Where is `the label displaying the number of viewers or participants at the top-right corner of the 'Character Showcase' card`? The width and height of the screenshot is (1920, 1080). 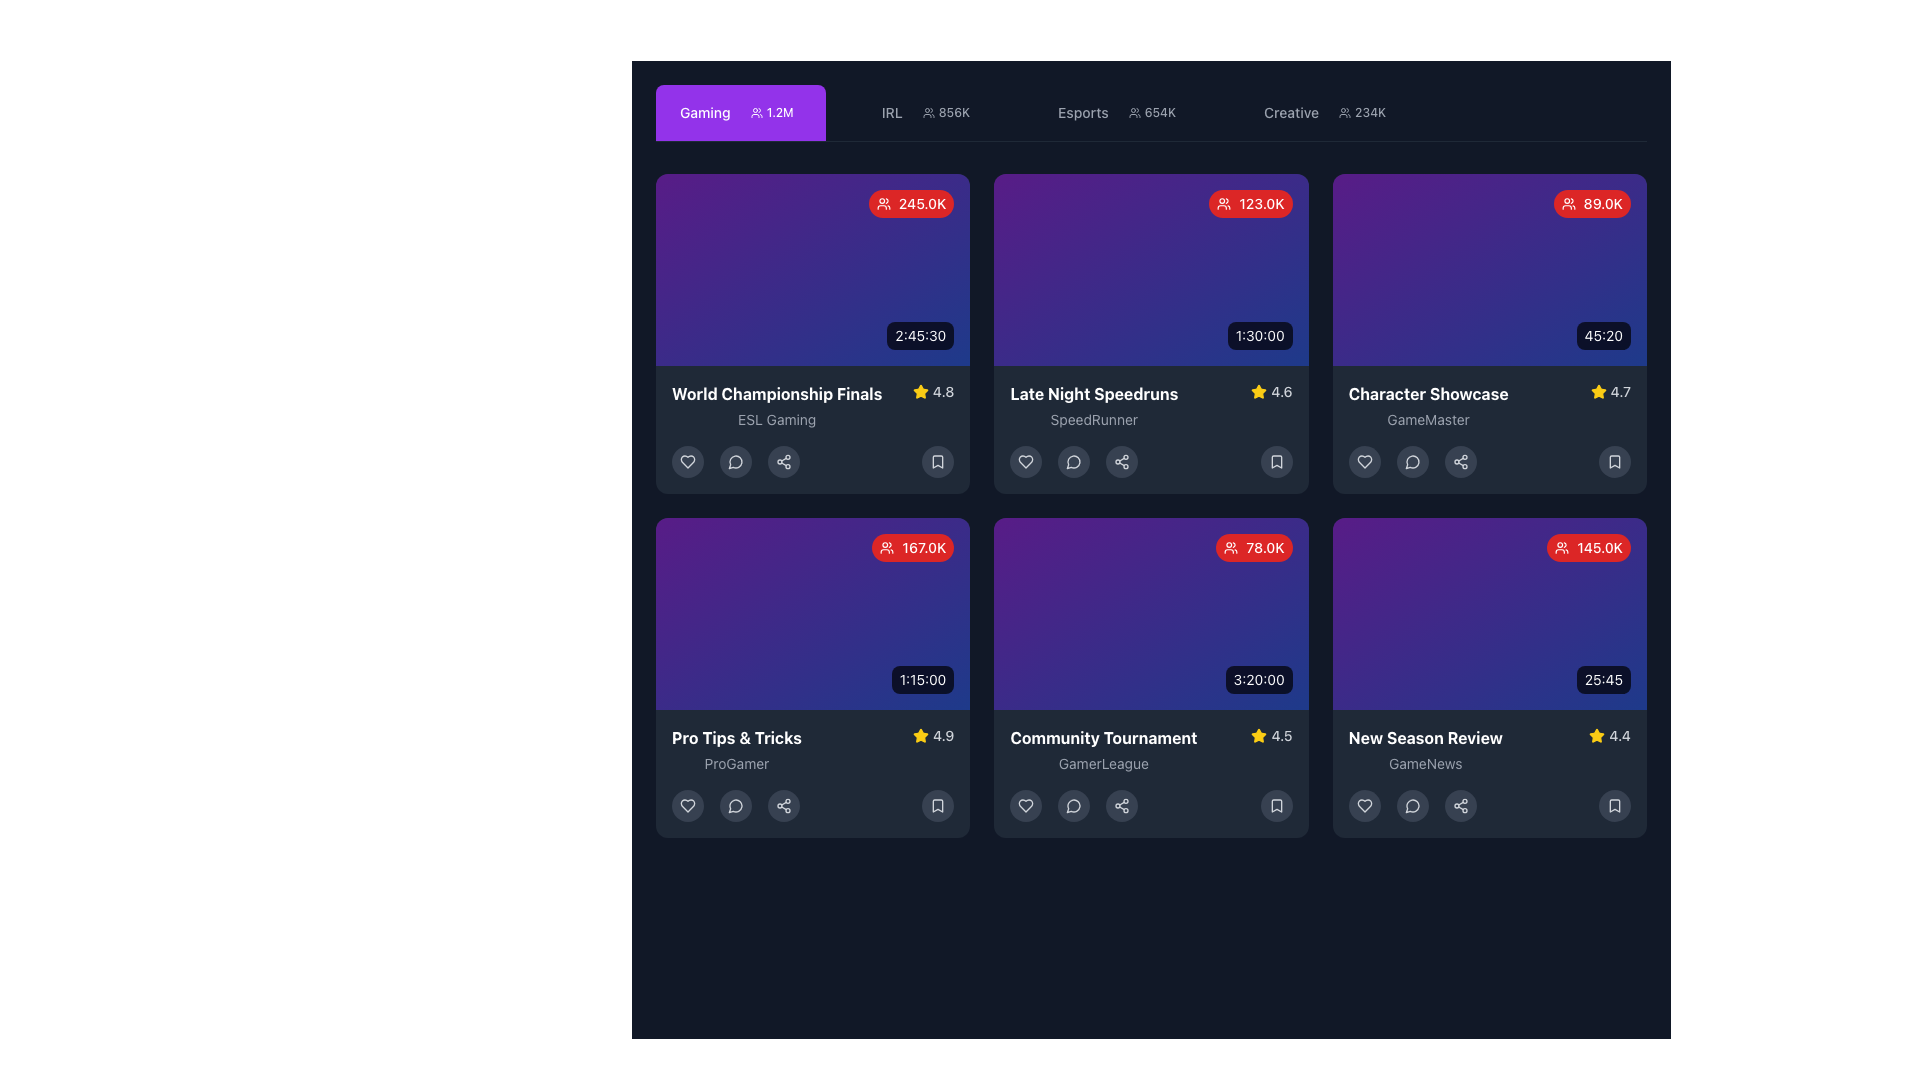
the label displaying the number of viewers or participants at the top-right corner of the 'Character Showcase' card is located at coordinates (1591, 204).